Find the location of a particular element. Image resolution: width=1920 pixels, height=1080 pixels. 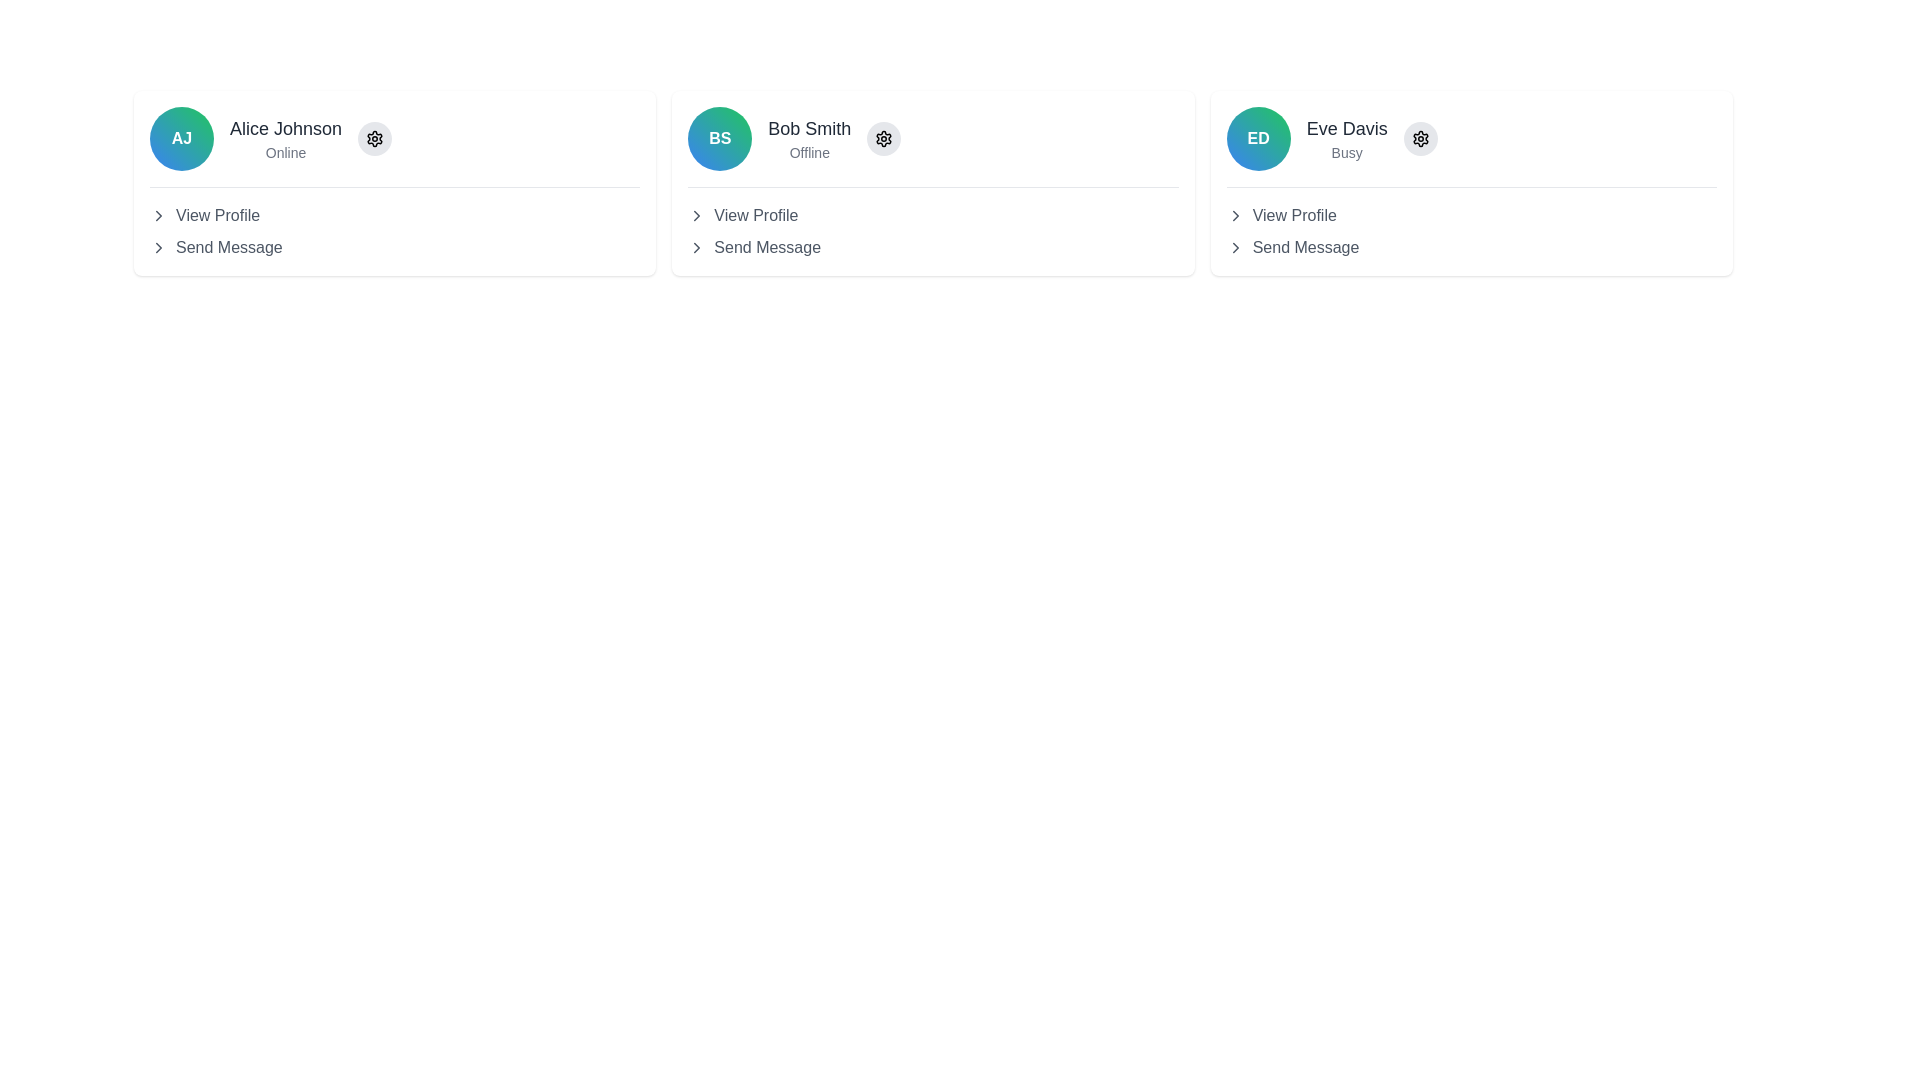

the 'View Profile' option in the actionable items list located under the 'Alice Johnson' profile card is located at coordinates (395, 230).